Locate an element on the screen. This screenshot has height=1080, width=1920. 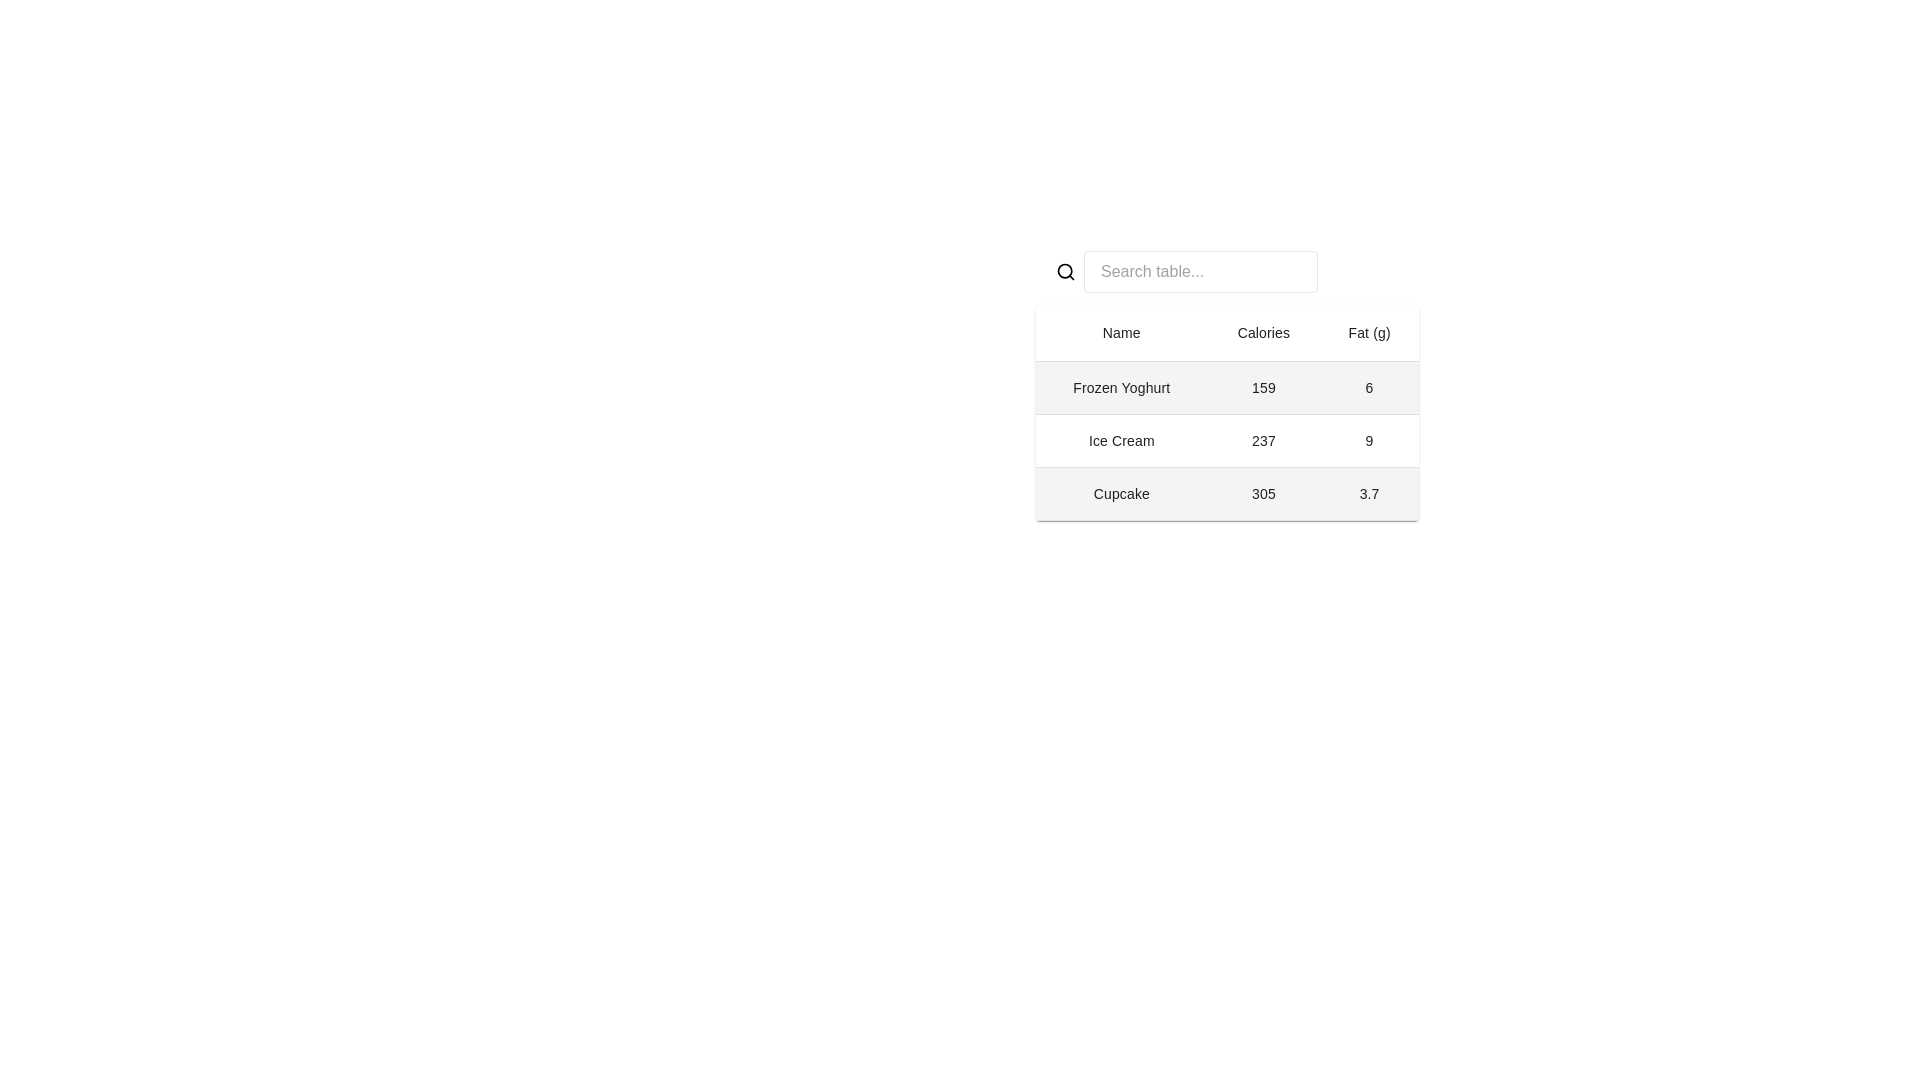
text of the table header cell containing 'Fat (g)', located in the last column of the header row is located at coordinates (1368, 332).